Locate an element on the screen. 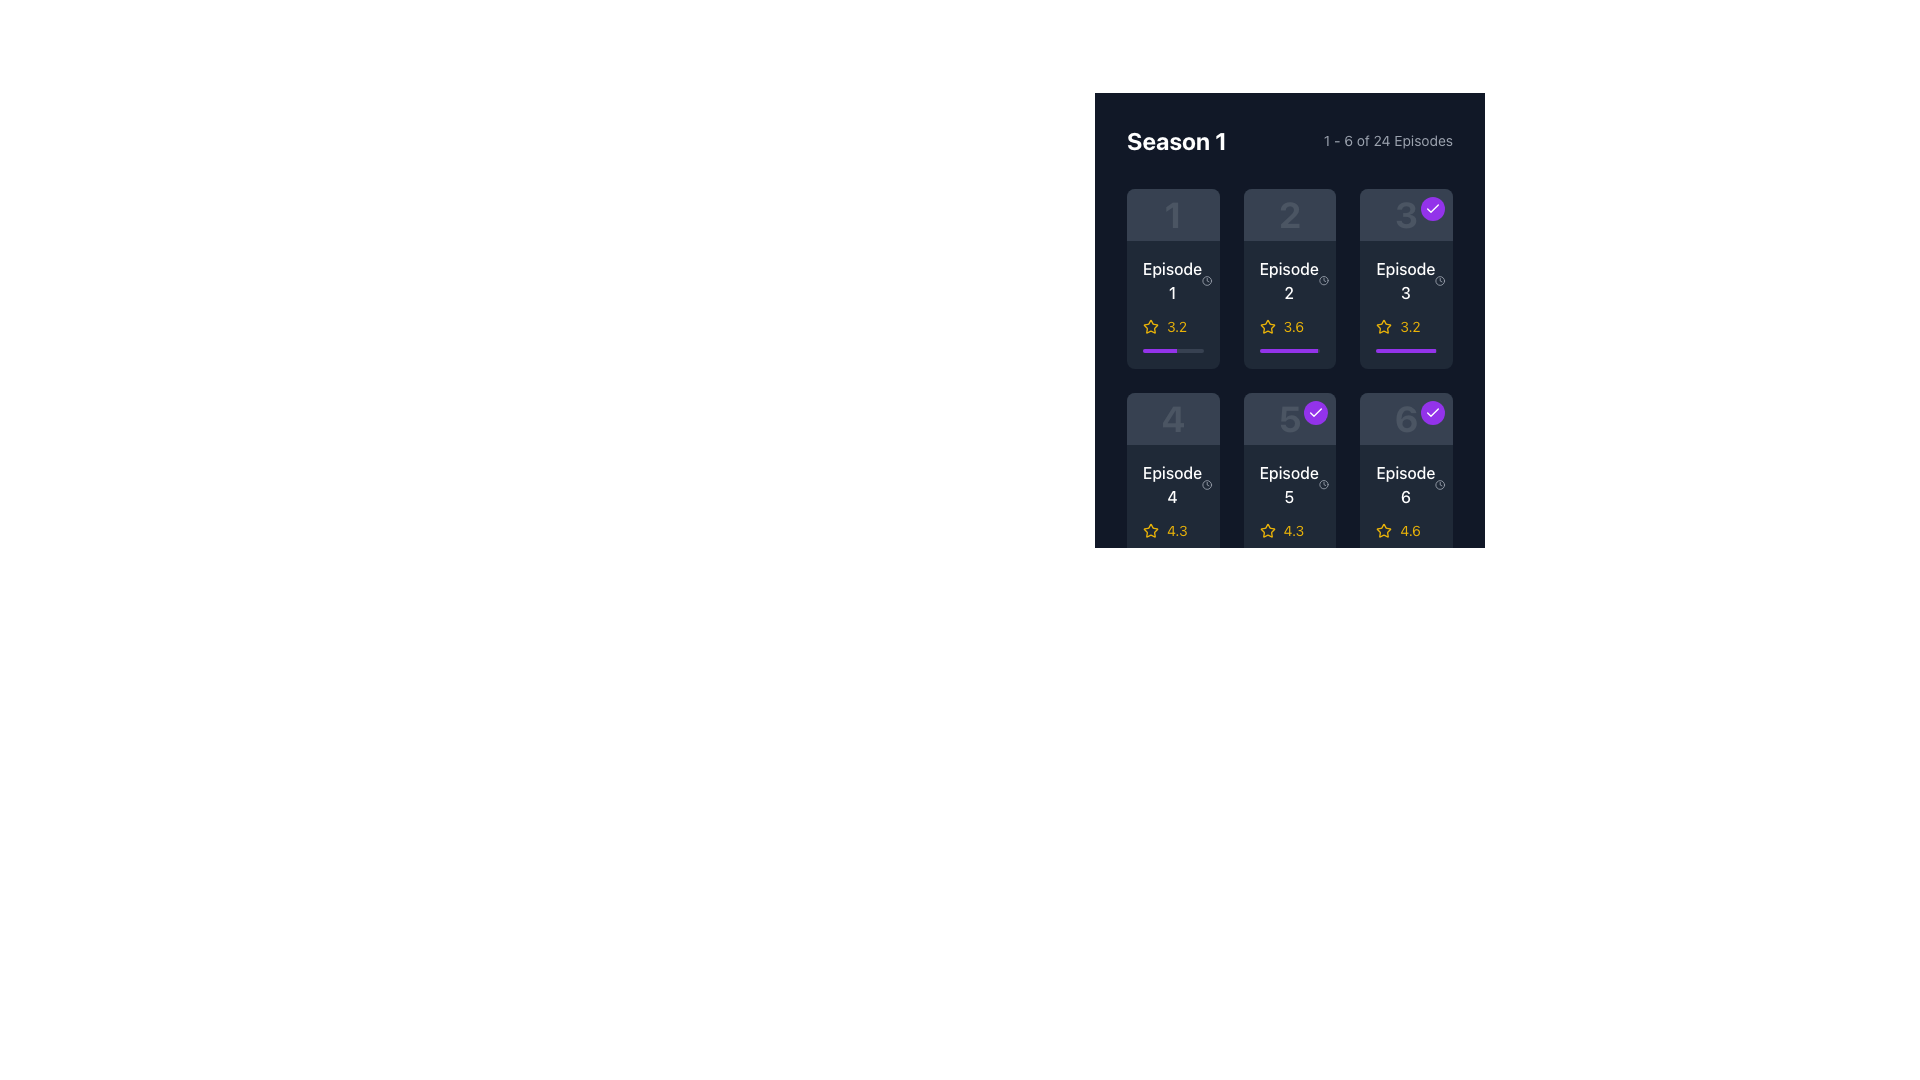 Image resolution: width=1920 pixels, height=1080 pixels. the text label displaying episode information, which includes 'Episode 3' and '42 min', located between 'Season 1' and the rating stars block is located at coordinates (1405, 281).